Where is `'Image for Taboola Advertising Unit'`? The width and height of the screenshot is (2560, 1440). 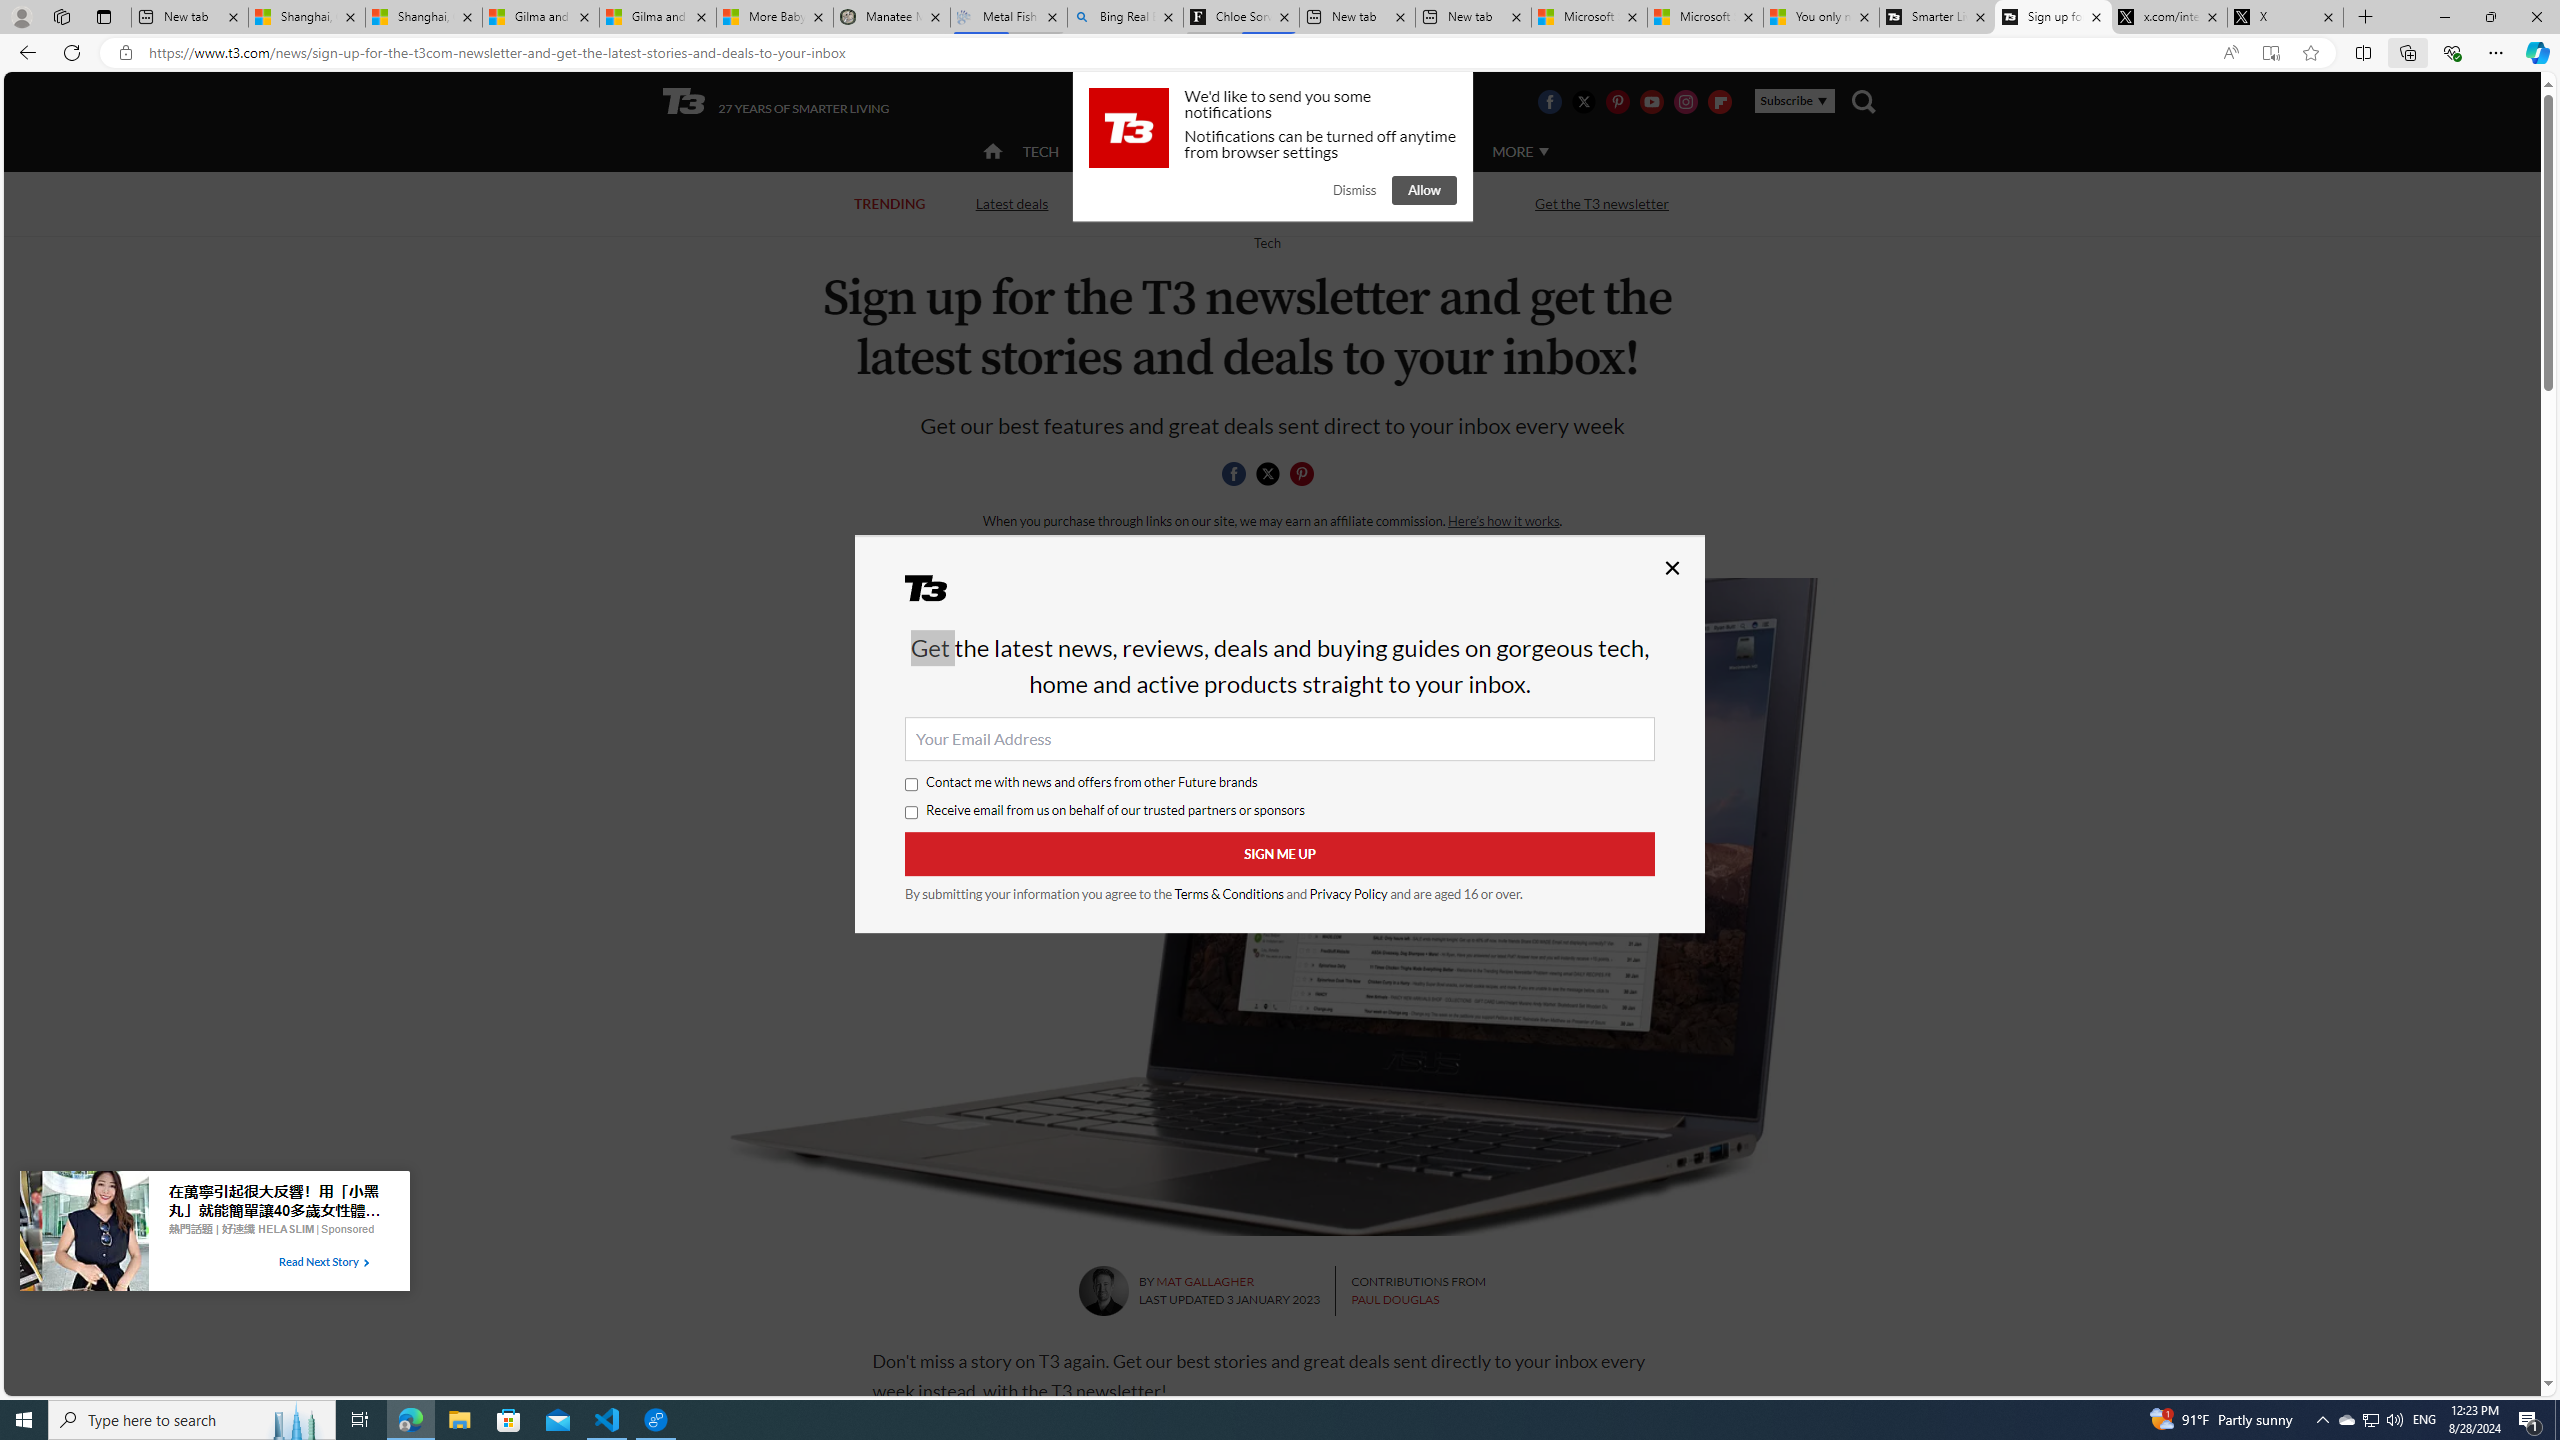
'Image for Taboola Advertising Unit' is located at coordinates (83, 1234).